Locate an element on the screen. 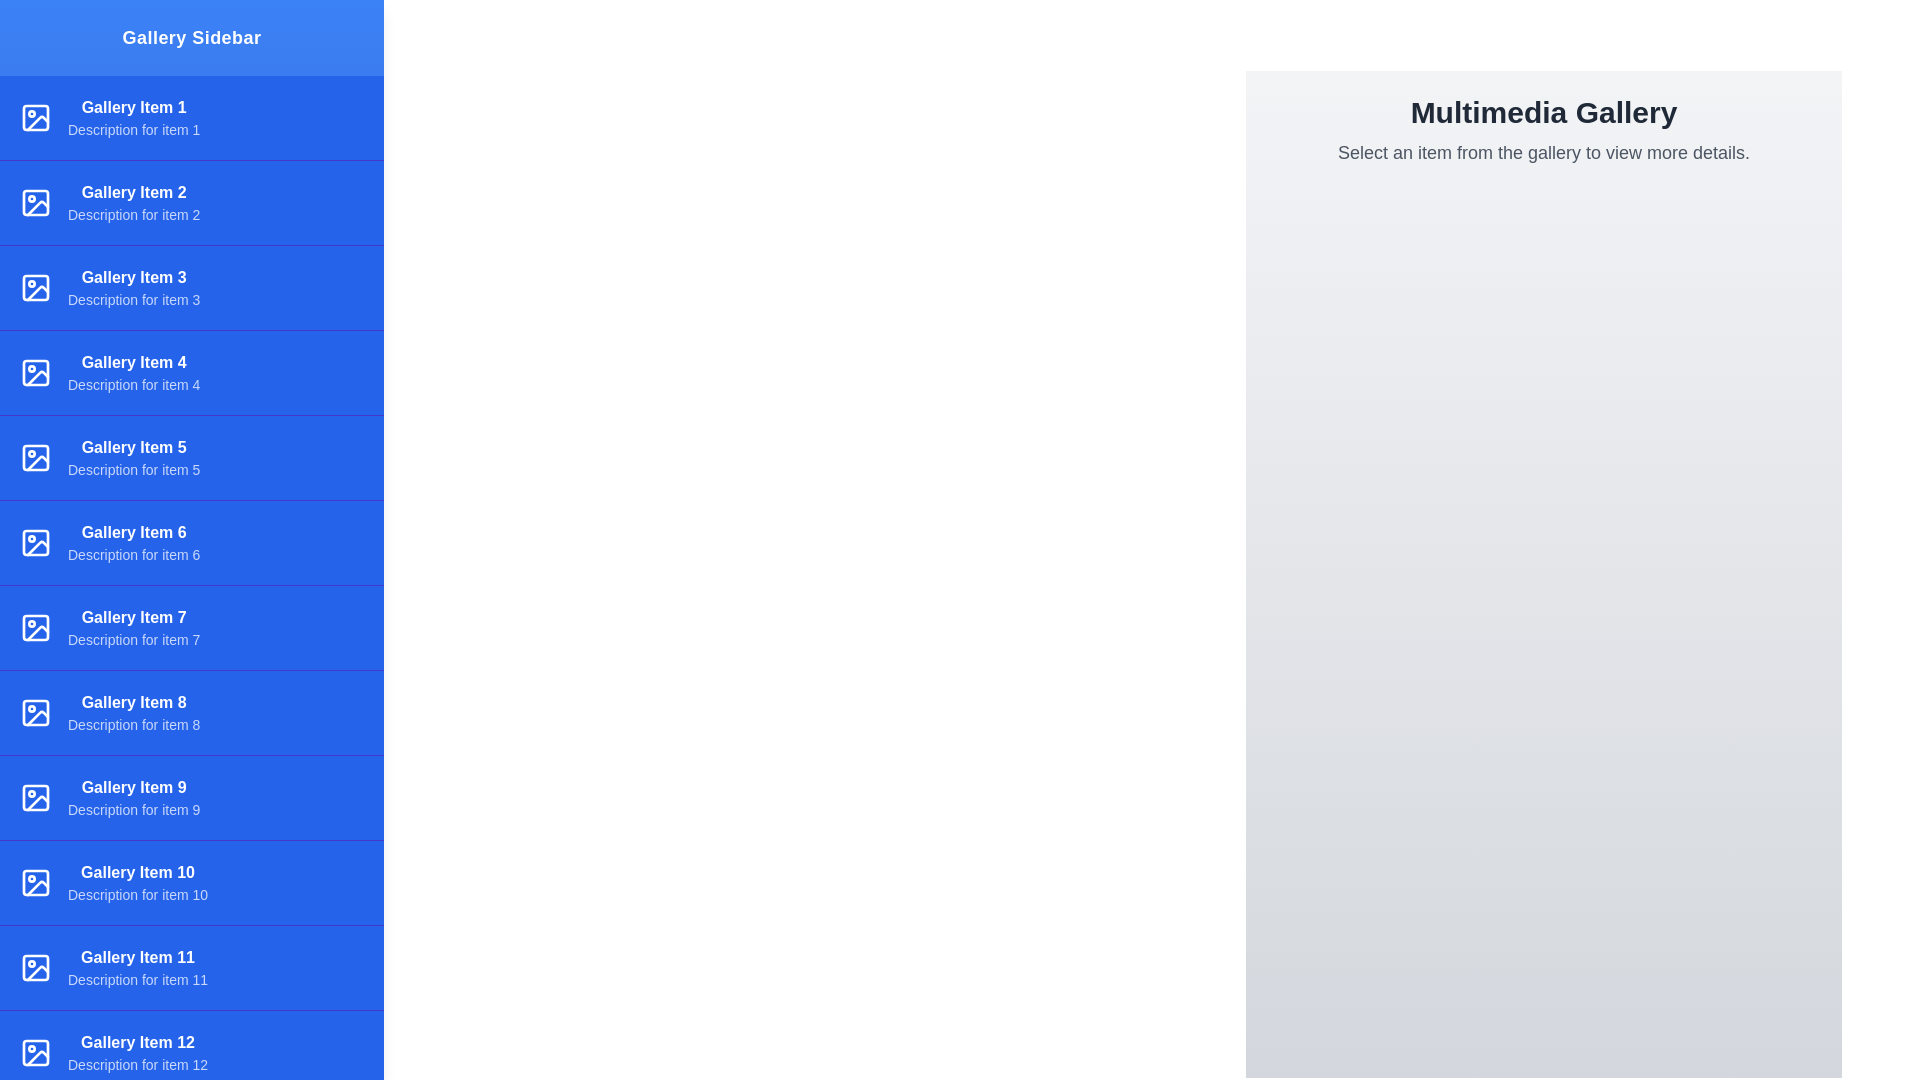 This screenshot has height=1080, width=1920. the 'Gallery Sidebar' label to interact with the header is located at coordinates (192, 38).